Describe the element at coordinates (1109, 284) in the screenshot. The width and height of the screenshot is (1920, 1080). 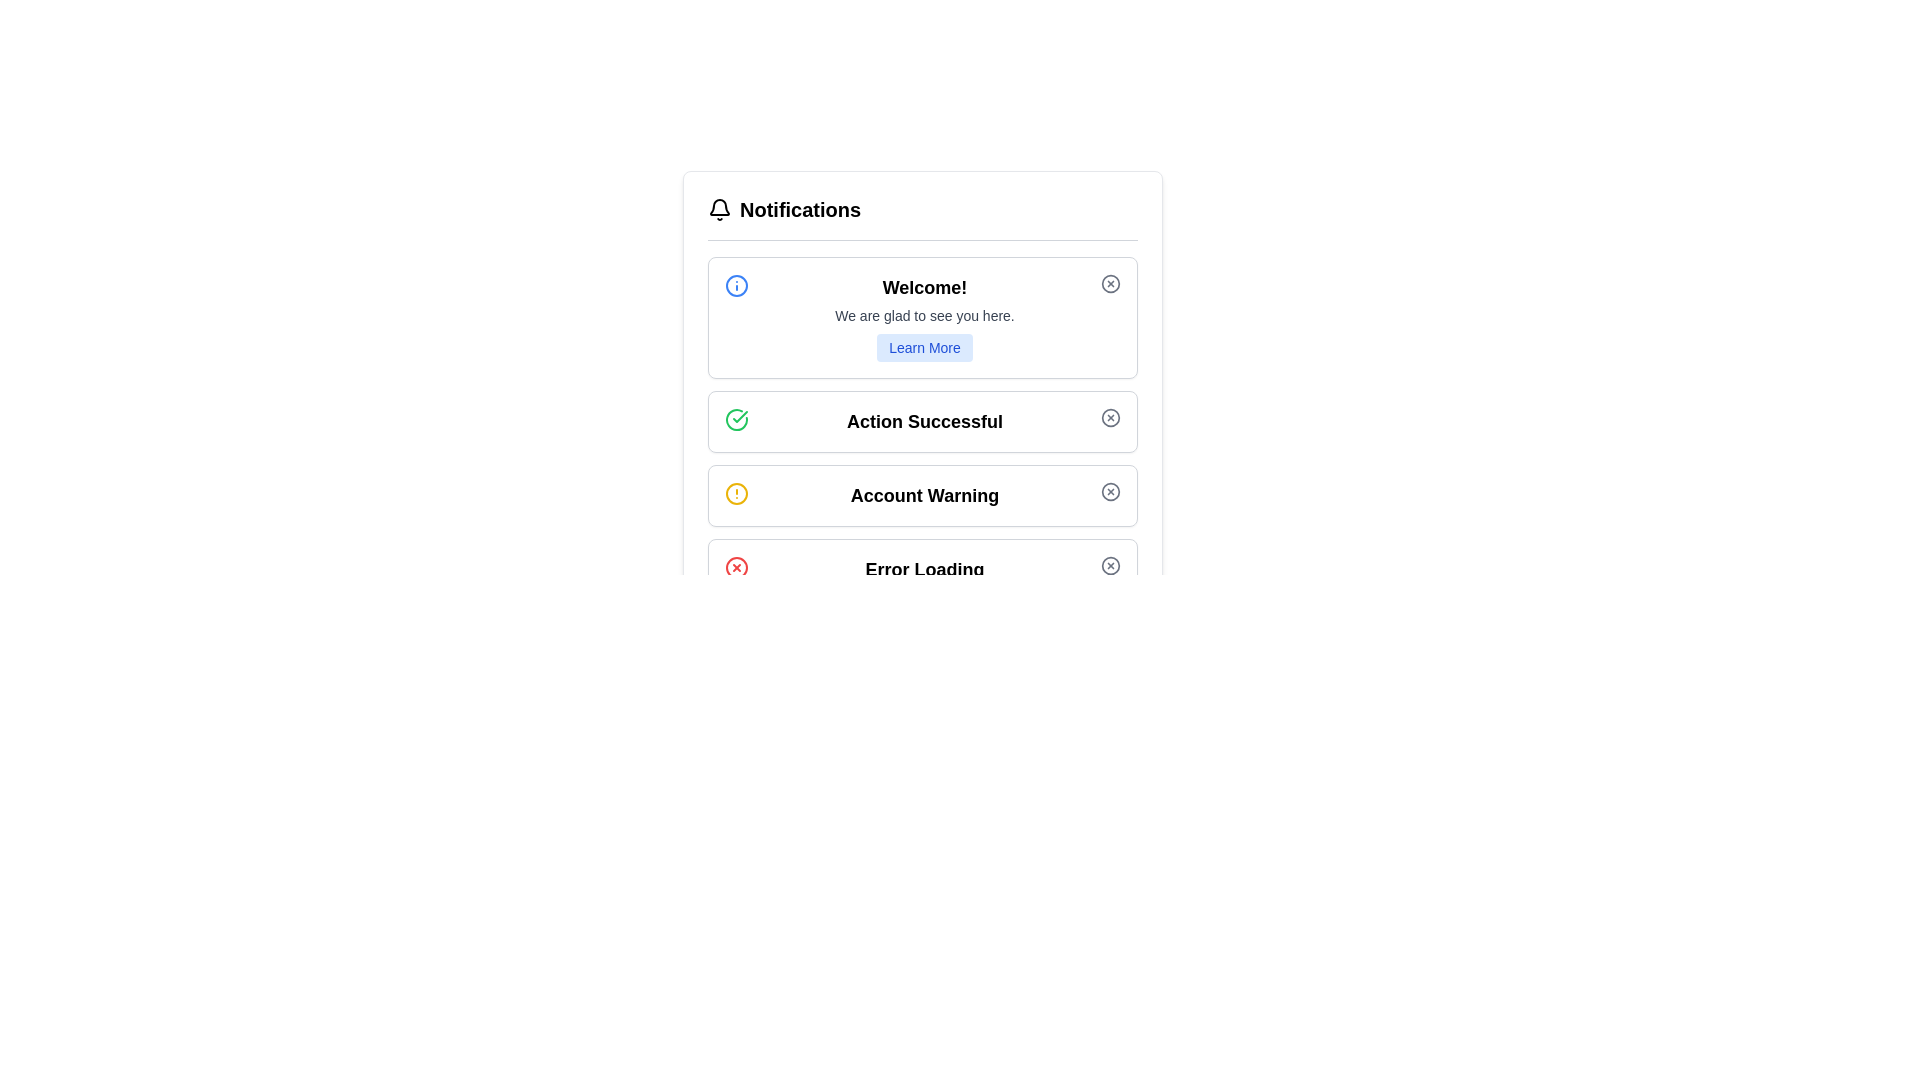
I see `the circular SVG element located in the top-right corner of the 'Welcome!' notification card, which serves as a dismiss or close action` at that location.